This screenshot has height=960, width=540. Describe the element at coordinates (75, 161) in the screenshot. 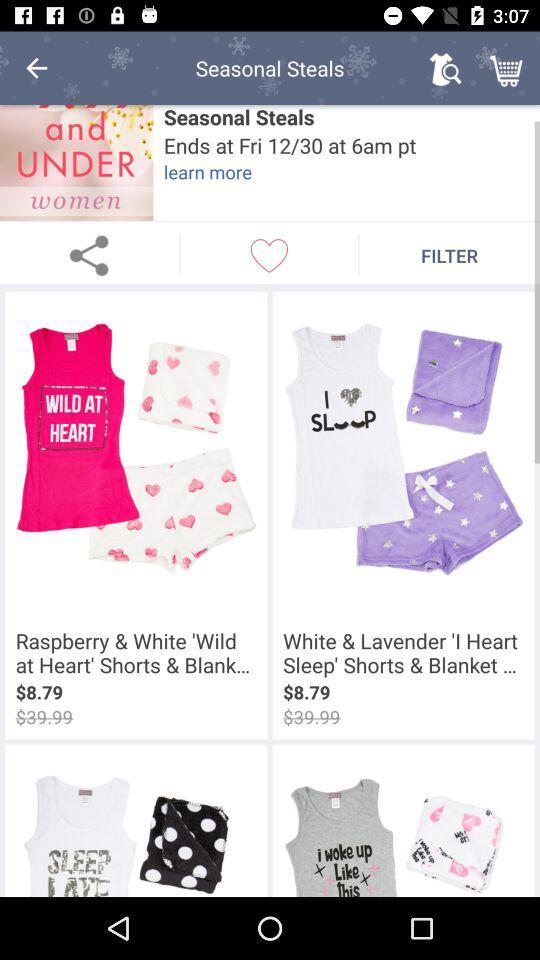

I see `item to the left of the seasonal steals item` at that location.